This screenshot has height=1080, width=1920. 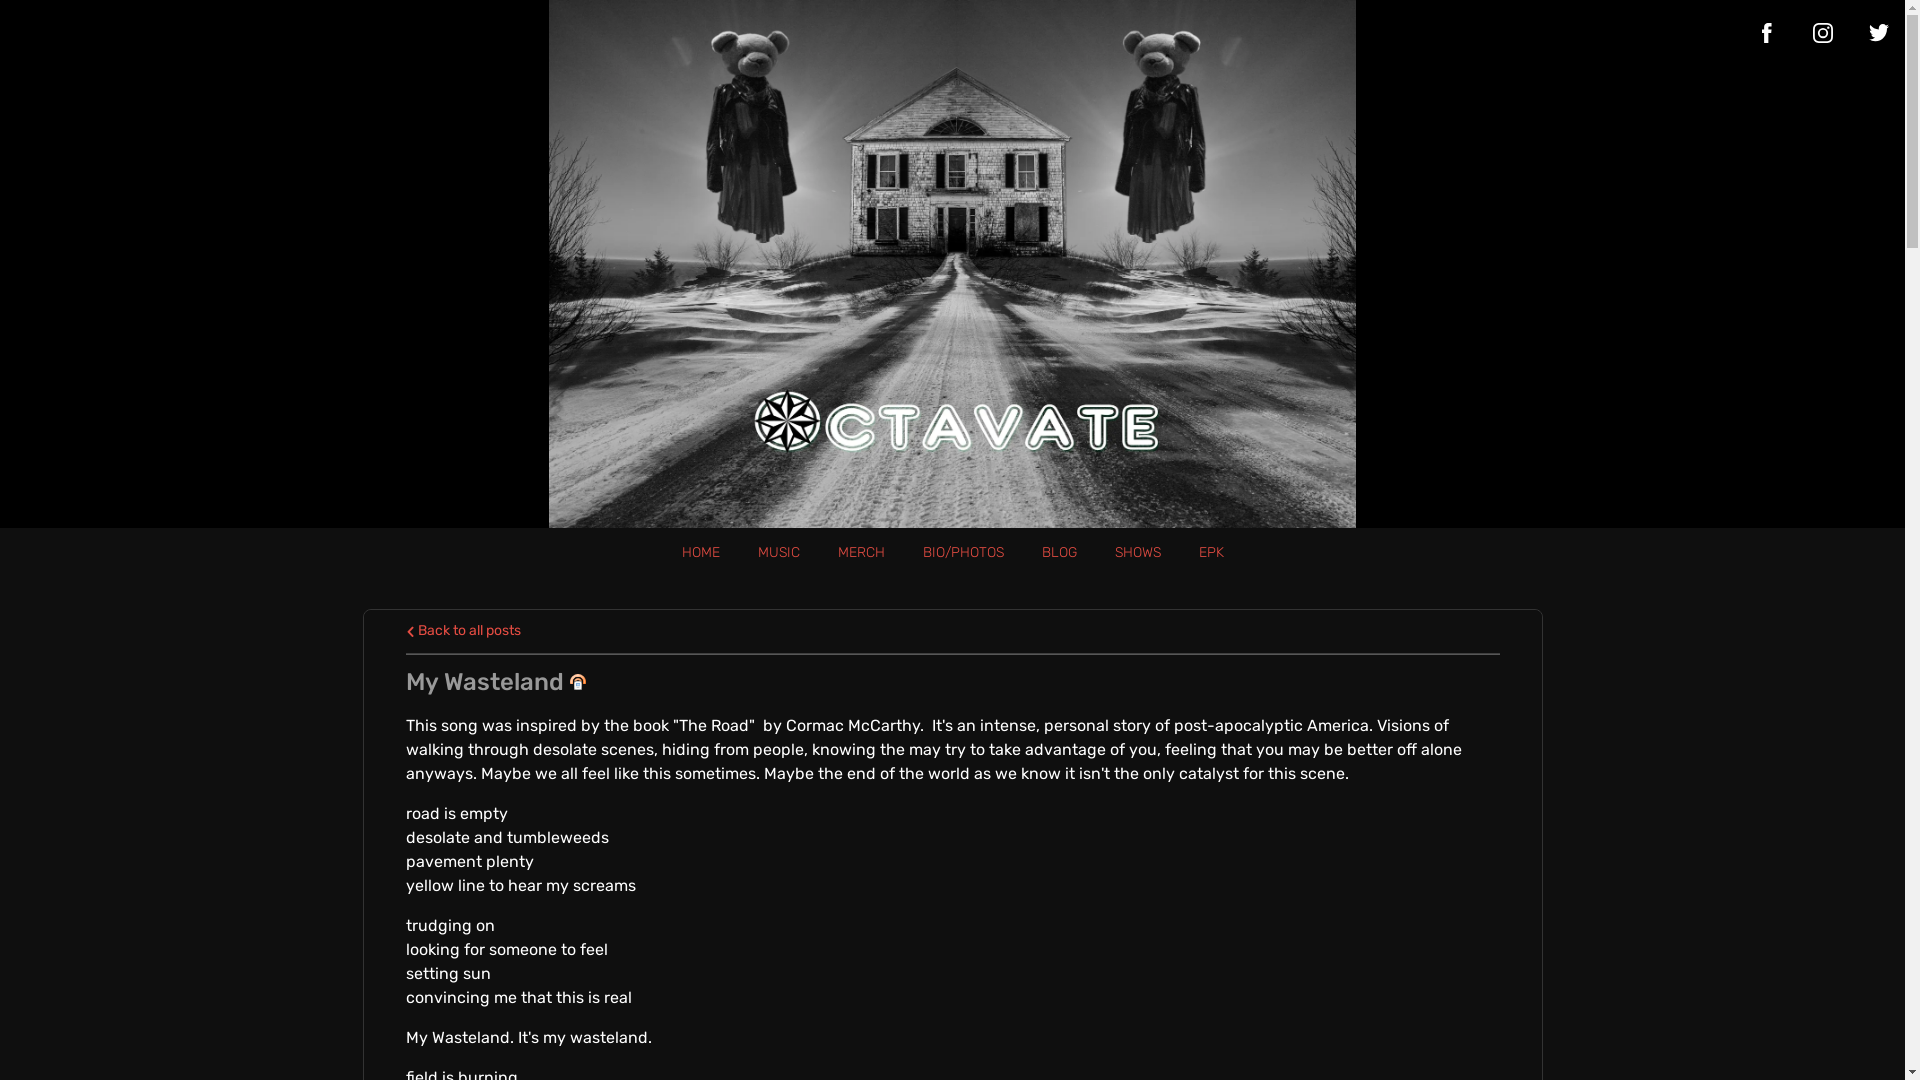 What do you see at coordinates (1209, 552) in the screenshot?
I see `'EPK'` at bounding box center [1209, 552].